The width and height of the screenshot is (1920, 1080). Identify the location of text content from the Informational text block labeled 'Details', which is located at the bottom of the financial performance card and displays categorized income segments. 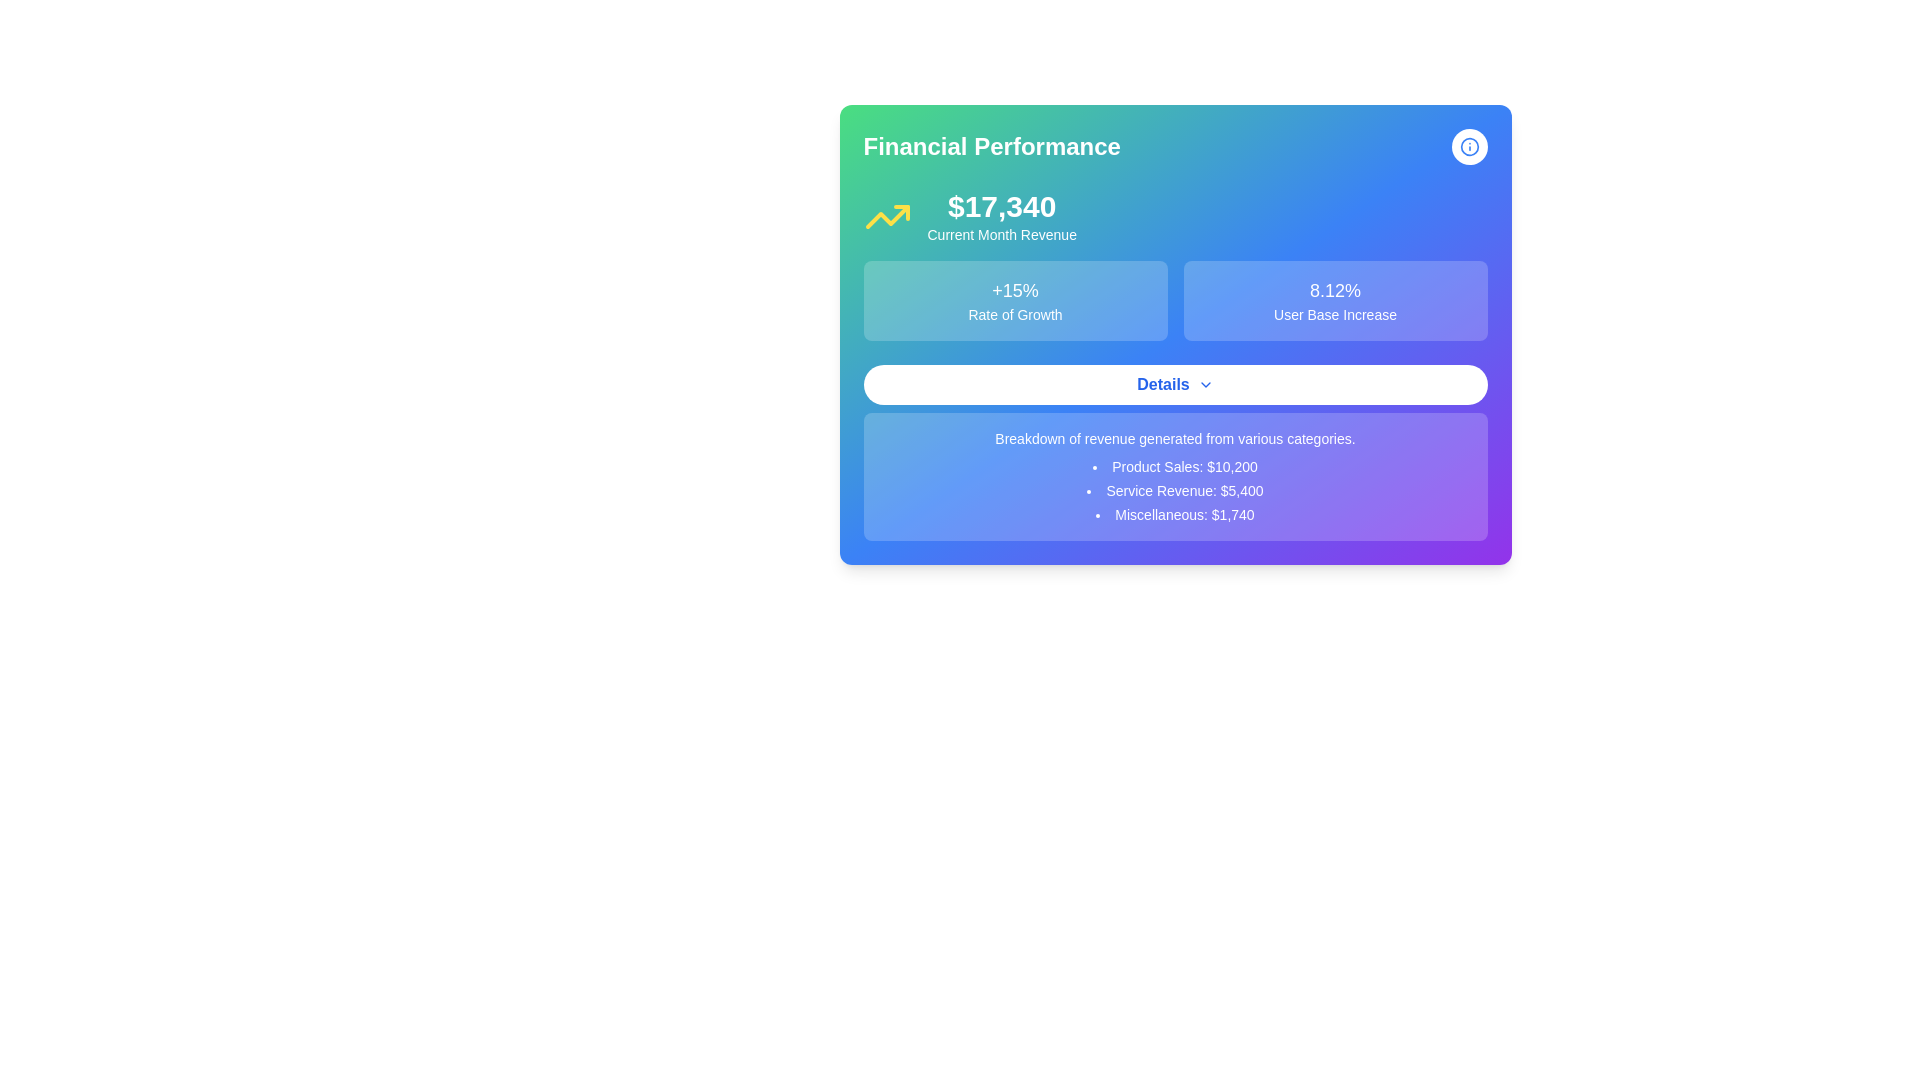
(1175, 452).